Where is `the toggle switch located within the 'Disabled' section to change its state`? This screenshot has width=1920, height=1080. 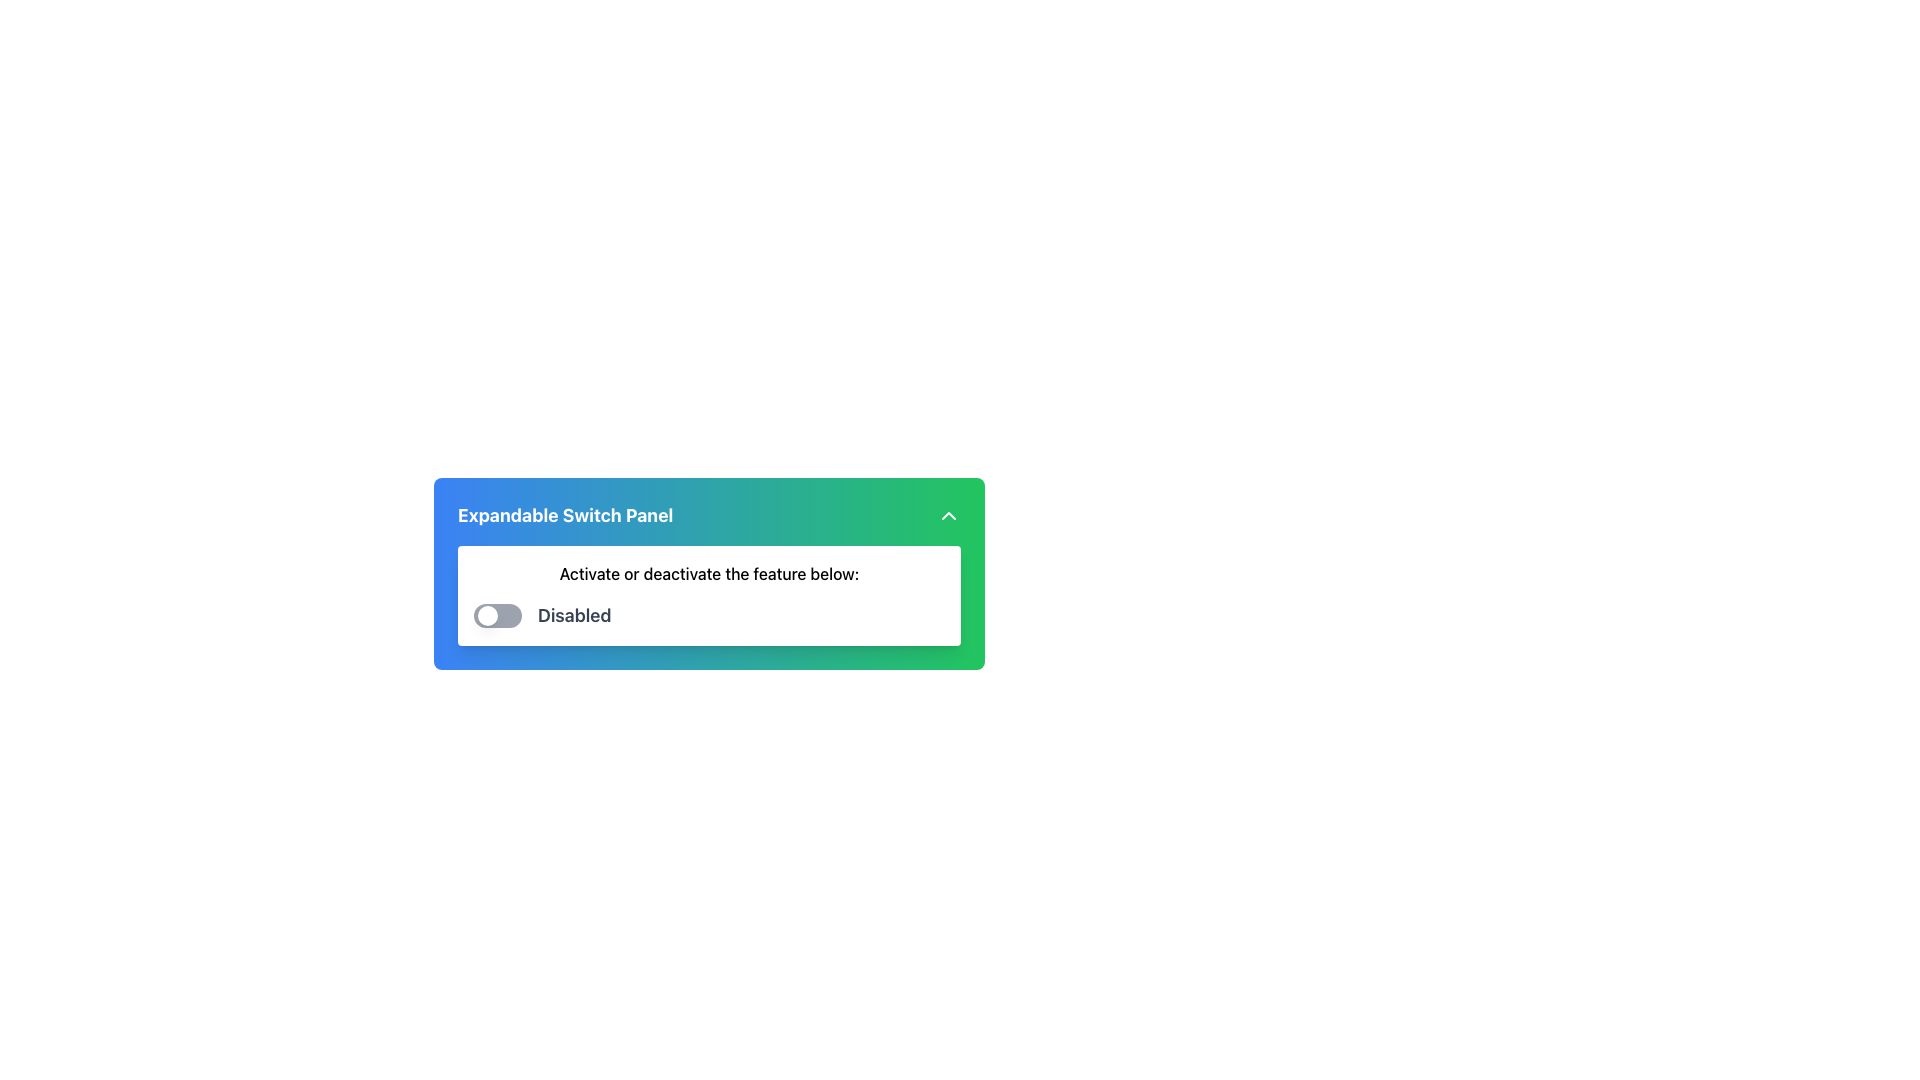
the toggle switch located within the 'Disabled' section to change its state is located at coordinates (498, 615).